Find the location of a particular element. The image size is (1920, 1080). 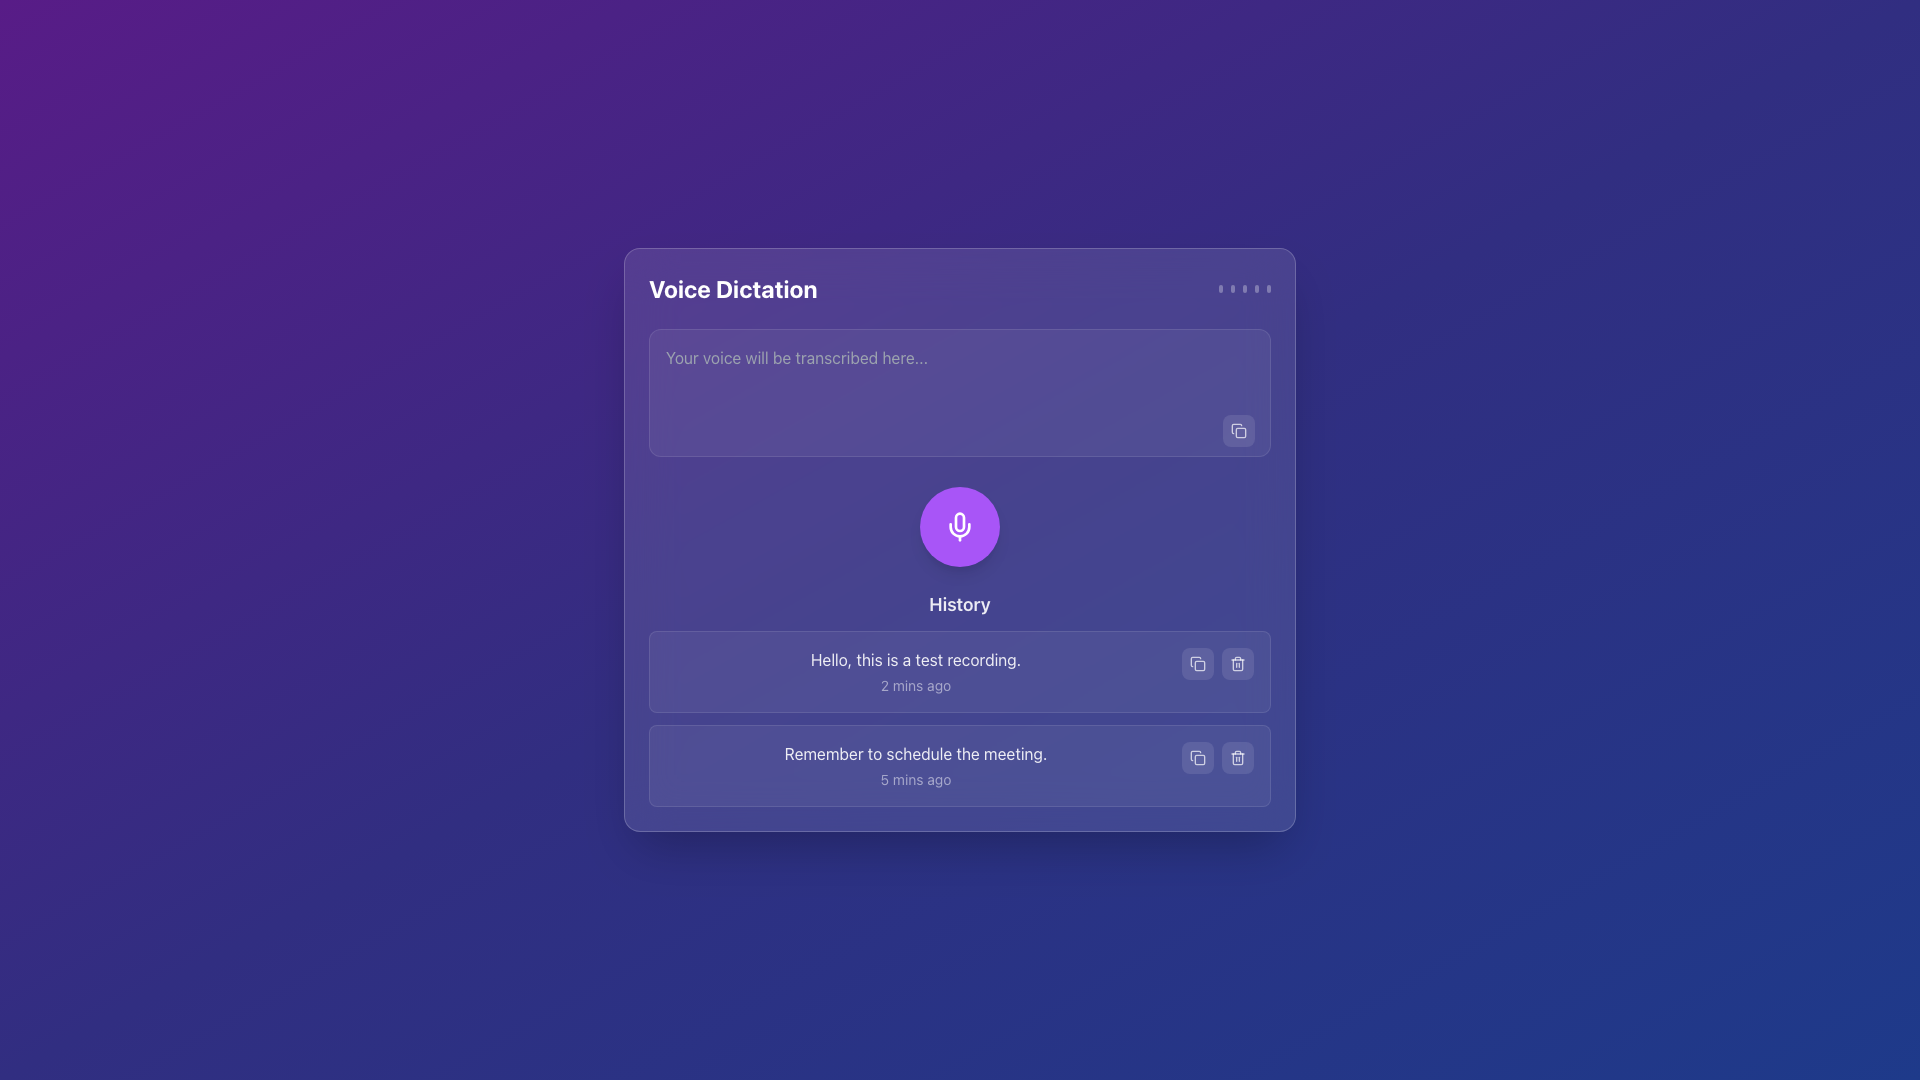

the copy button located at the bottom-right corner of the input field with the placeholder 'Your voice will be transcribed here...' is located at coordinates (1237, 430).